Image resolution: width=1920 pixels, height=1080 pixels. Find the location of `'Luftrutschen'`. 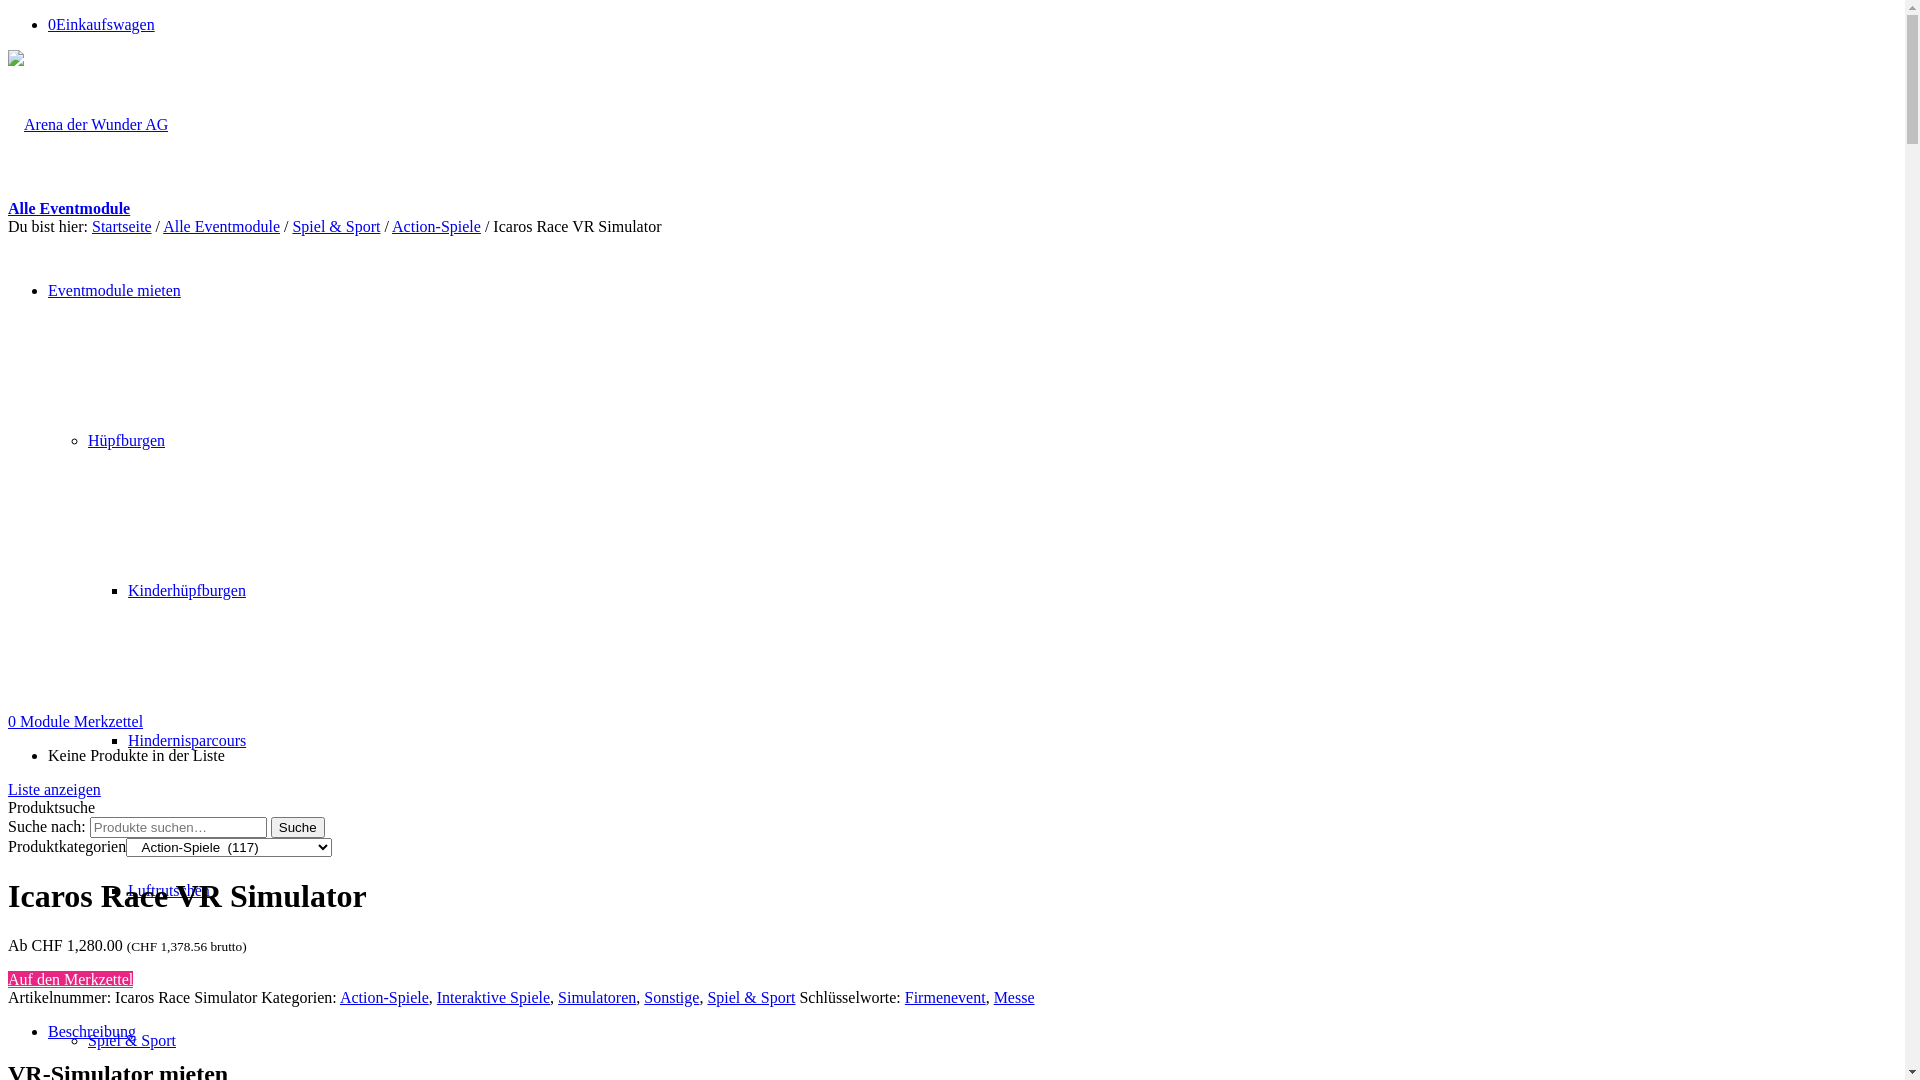

'Luftrutschen' is located at coordinates (168, 889).